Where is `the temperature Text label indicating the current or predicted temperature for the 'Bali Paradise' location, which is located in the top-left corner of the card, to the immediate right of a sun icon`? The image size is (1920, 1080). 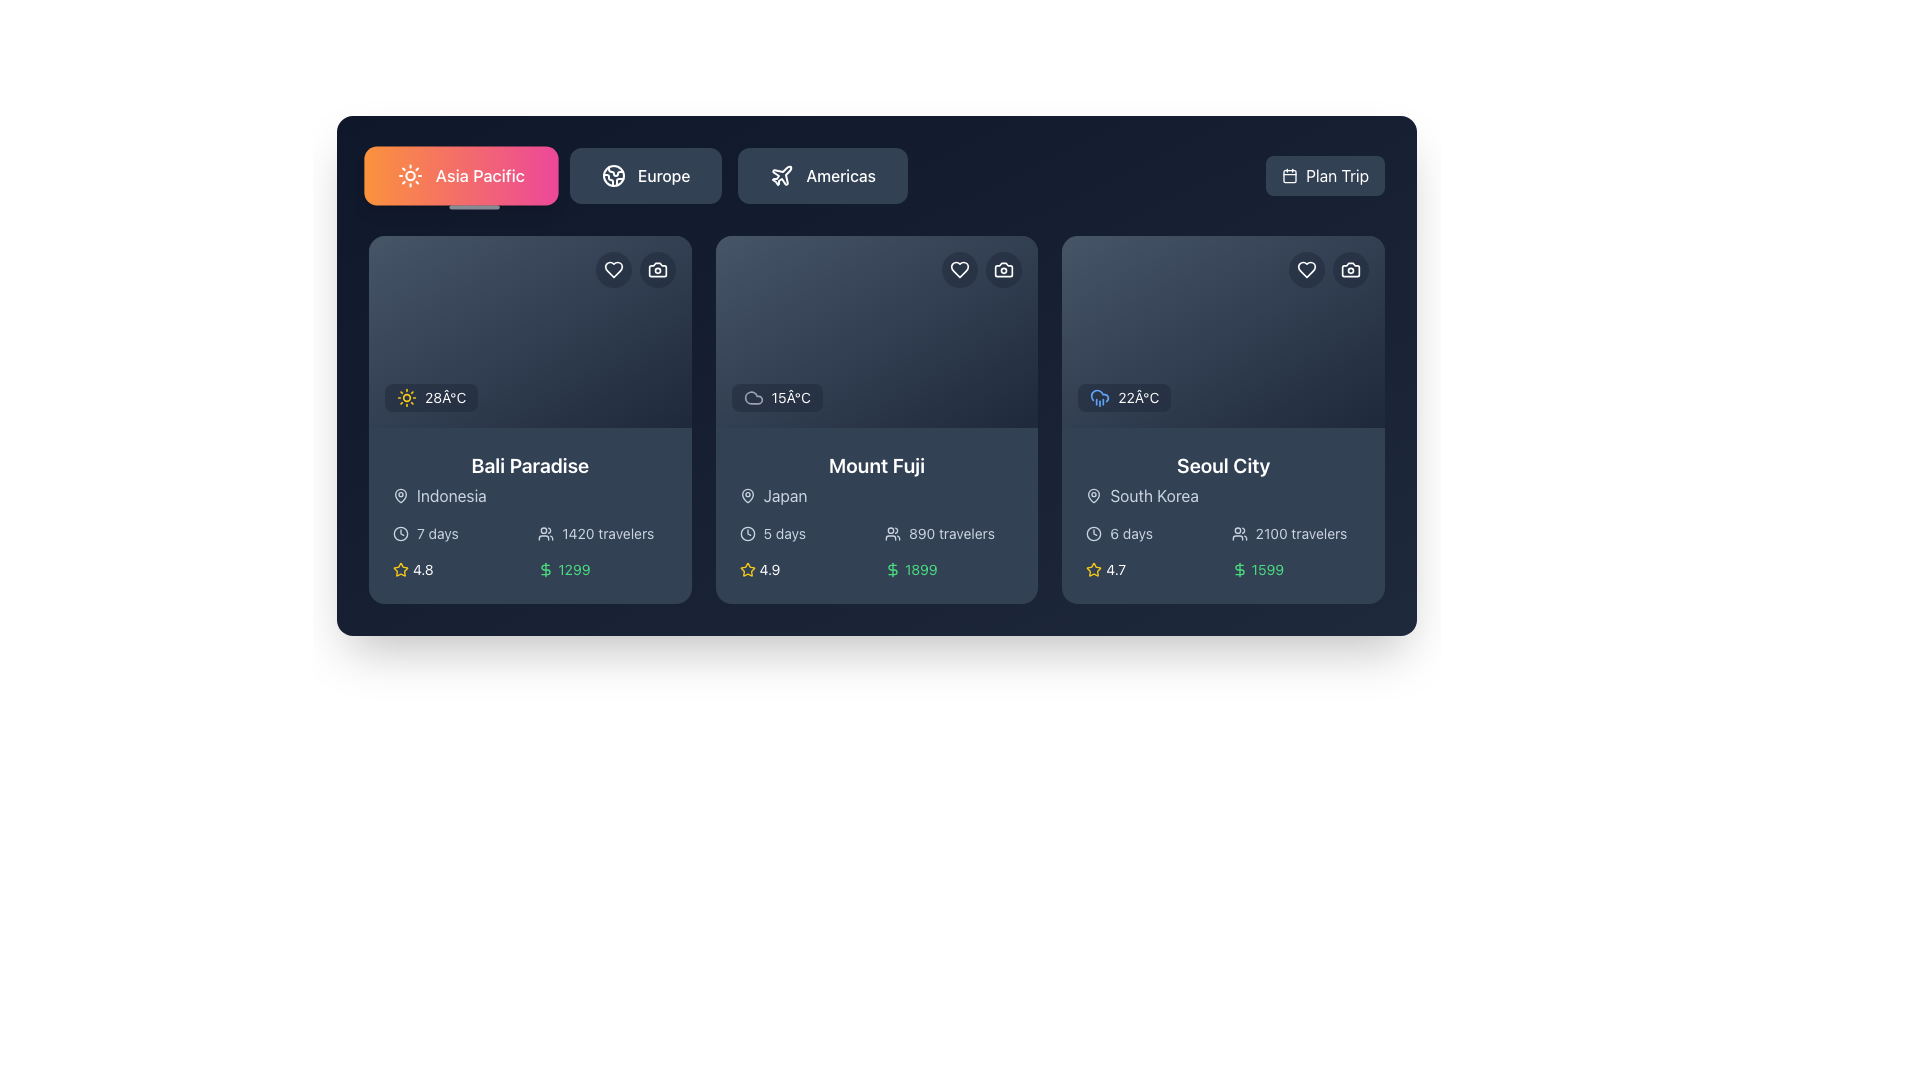
the temperature Text label indicating the current or predicted temperature for the 'Bali Paradise' location, which is located in the top-left corner of the card, to the immediate right of a sun icon is located at coordinates (444, 397).